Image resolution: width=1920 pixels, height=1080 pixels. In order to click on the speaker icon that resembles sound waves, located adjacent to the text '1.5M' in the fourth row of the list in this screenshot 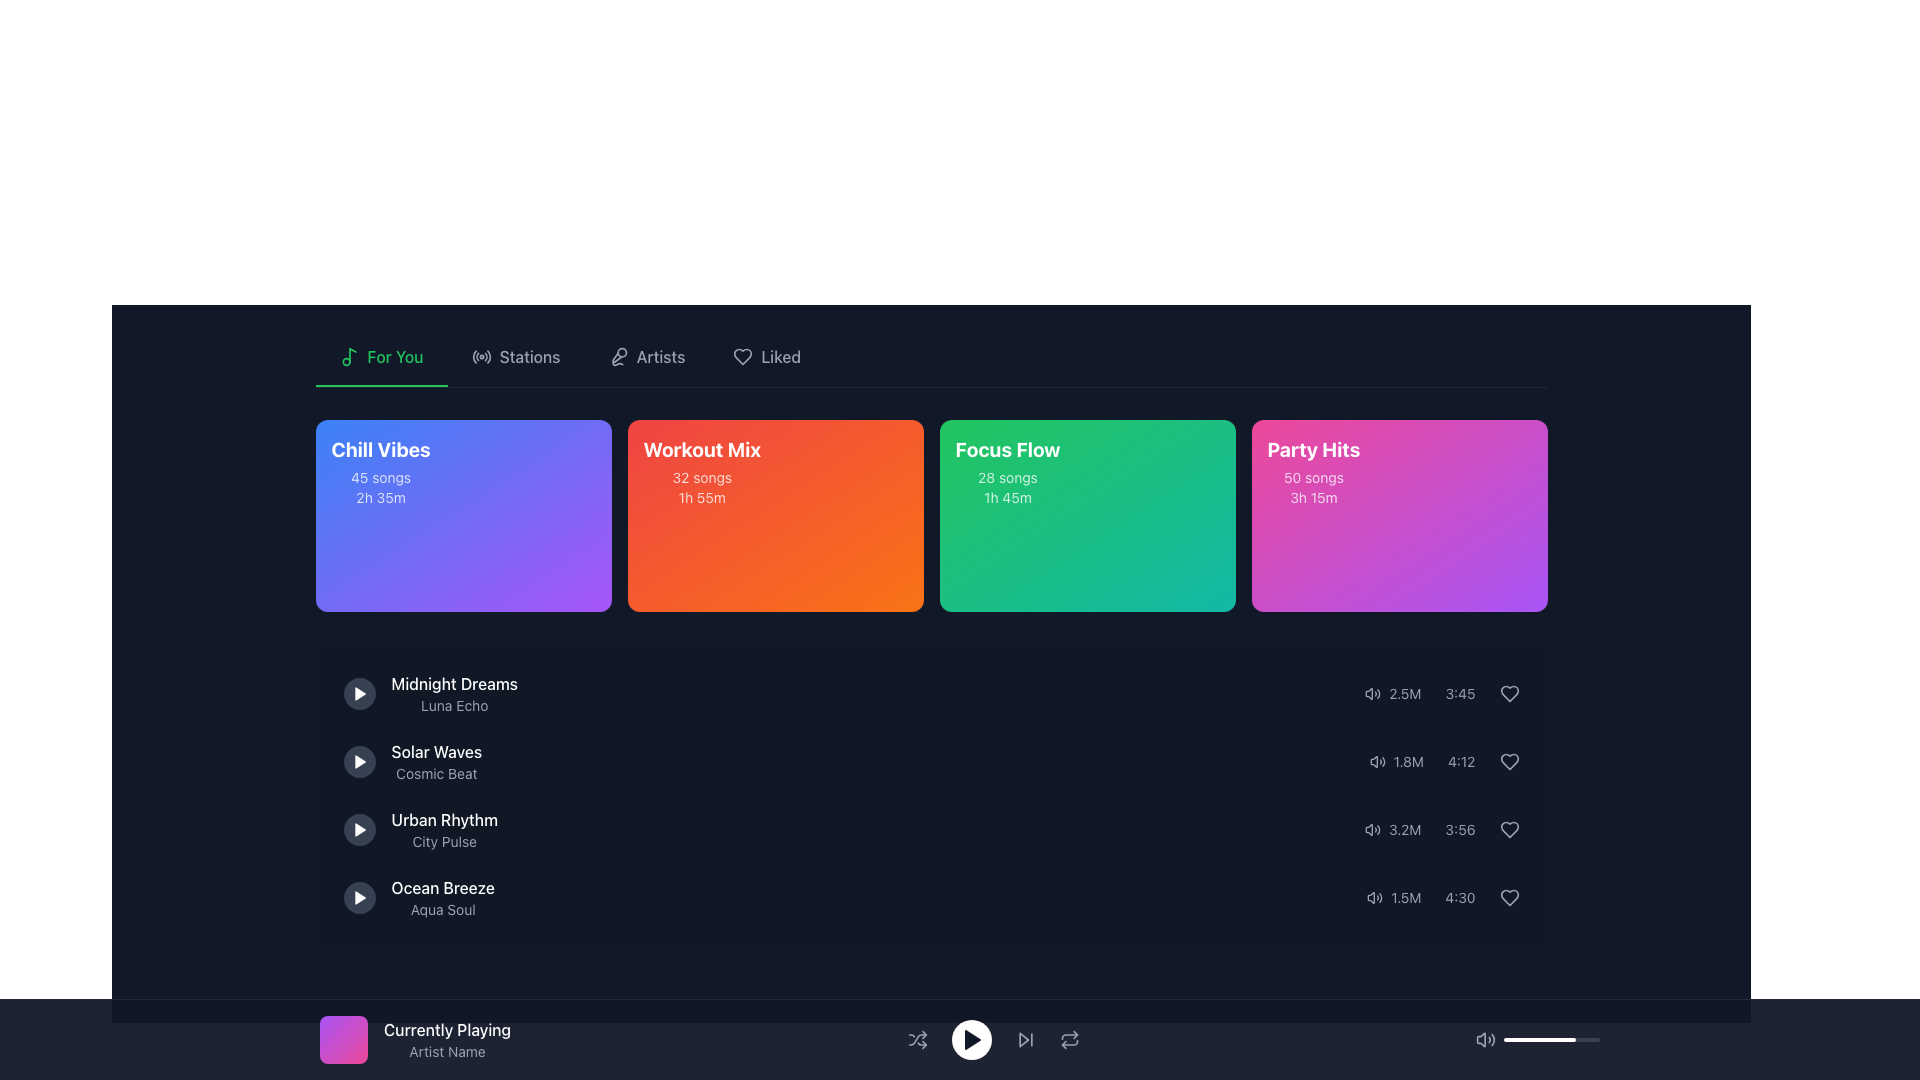, I will do `click(1374, 897)`.